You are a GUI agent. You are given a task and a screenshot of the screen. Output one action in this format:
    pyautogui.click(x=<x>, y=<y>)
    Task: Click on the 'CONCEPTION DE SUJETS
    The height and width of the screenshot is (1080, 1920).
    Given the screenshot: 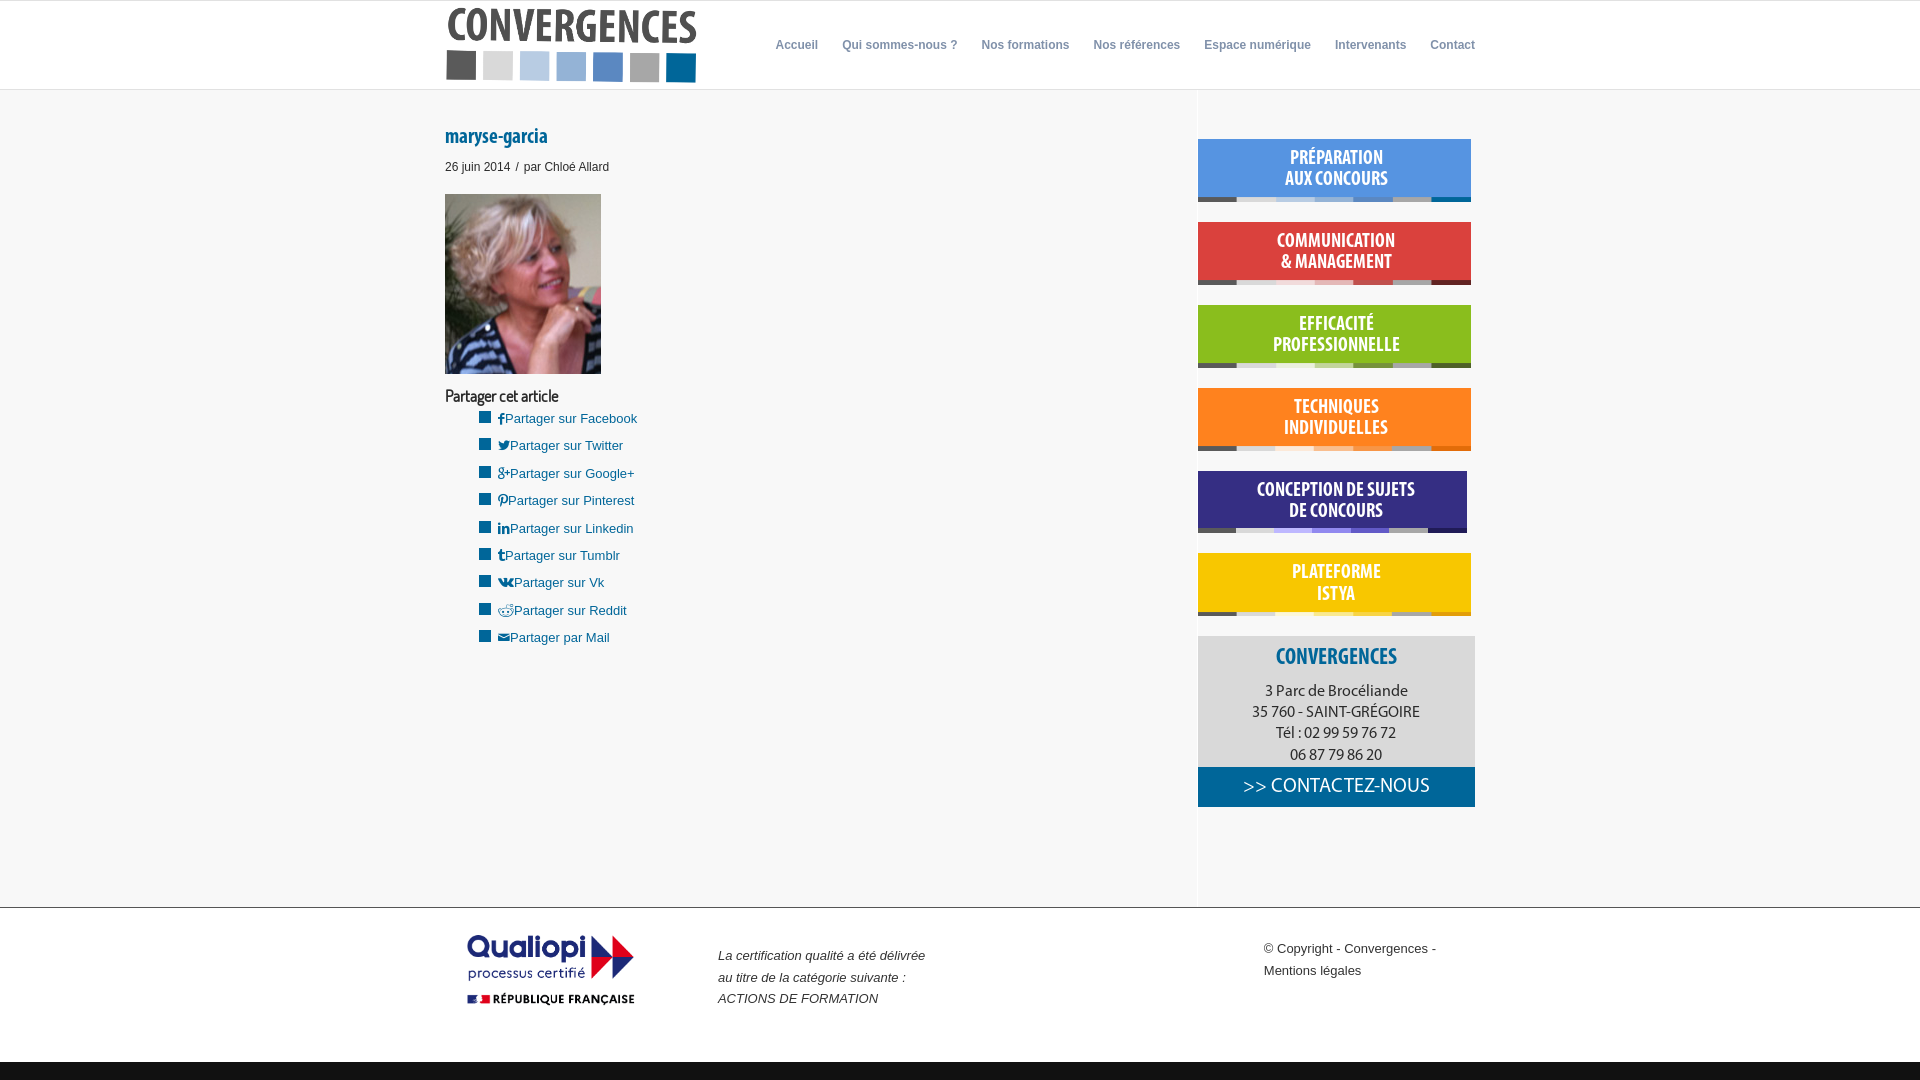 What is the action you would take?
    pyautogui.click(x=1336, y=500)
    